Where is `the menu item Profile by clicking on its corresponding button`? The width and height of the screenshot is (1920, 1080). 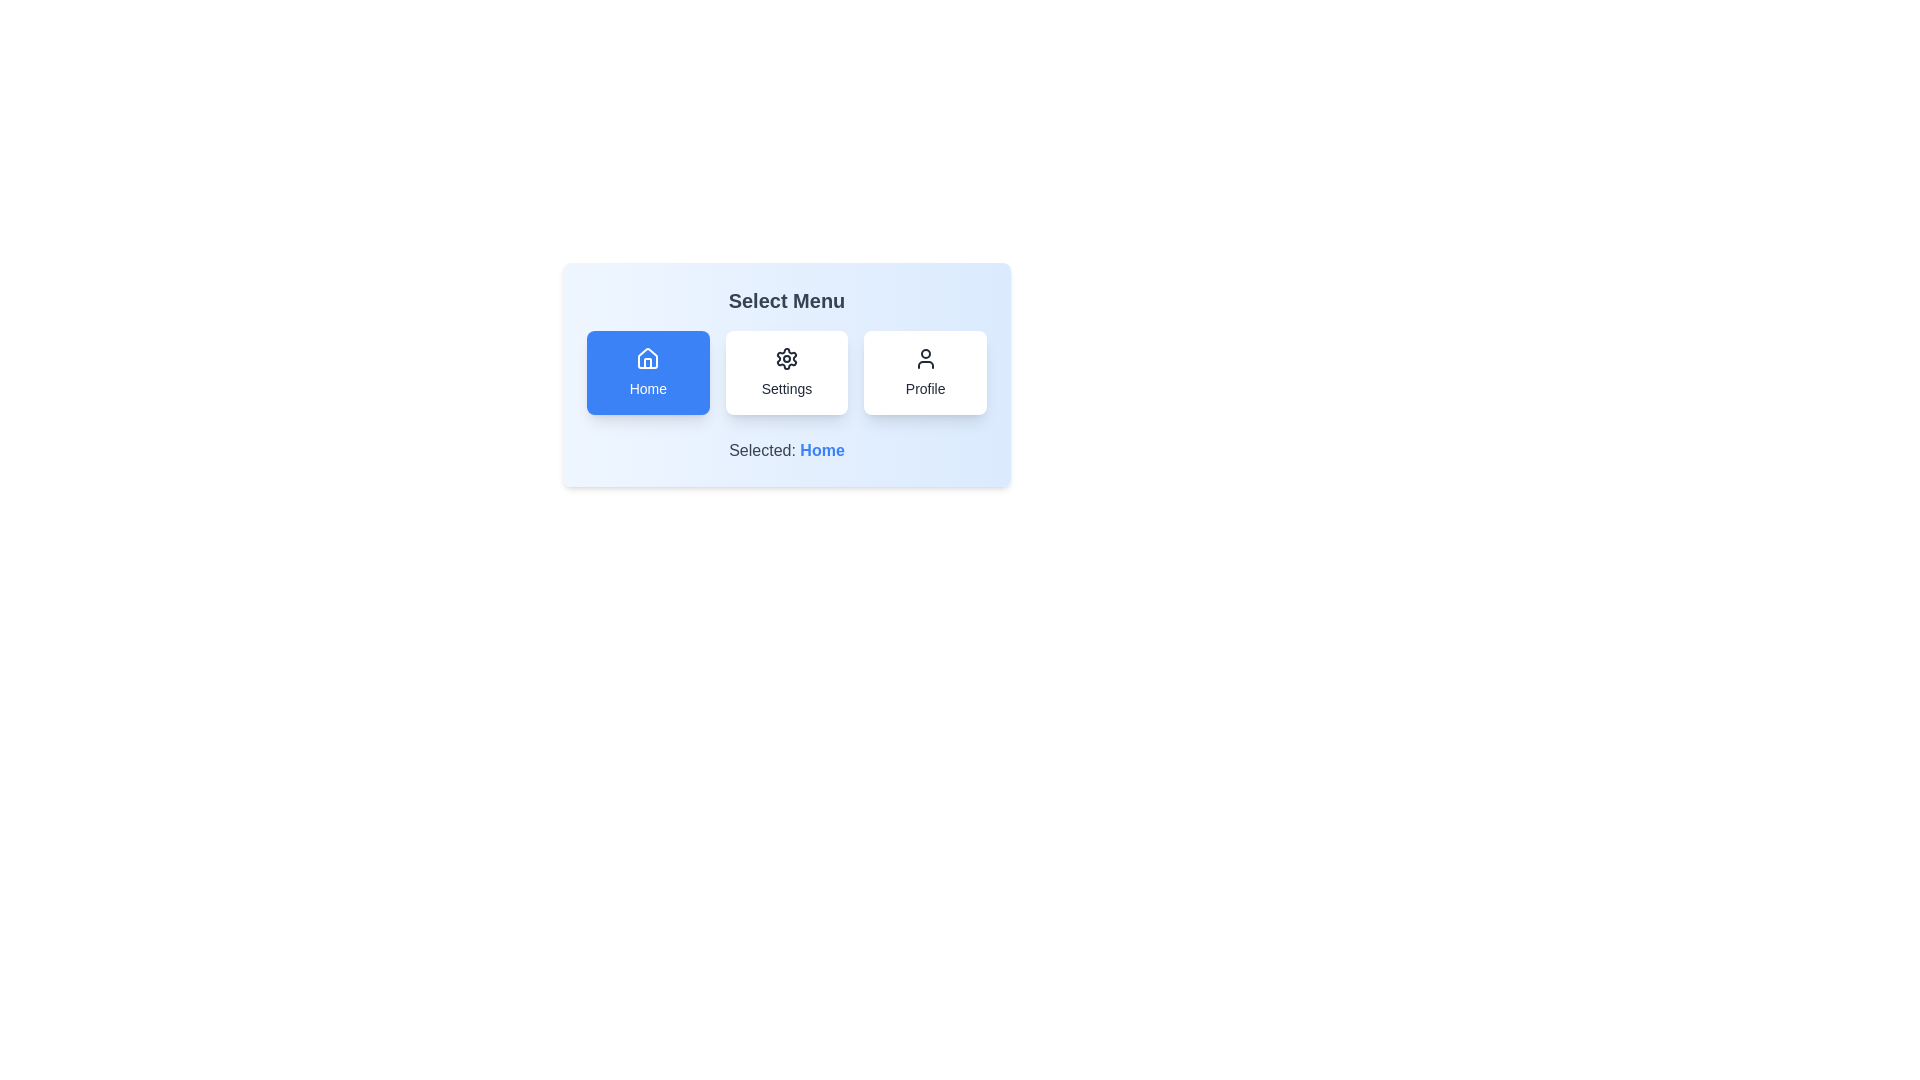
the menu item Profile by clicking on its corresponding button is located at coordinates (924, 373).